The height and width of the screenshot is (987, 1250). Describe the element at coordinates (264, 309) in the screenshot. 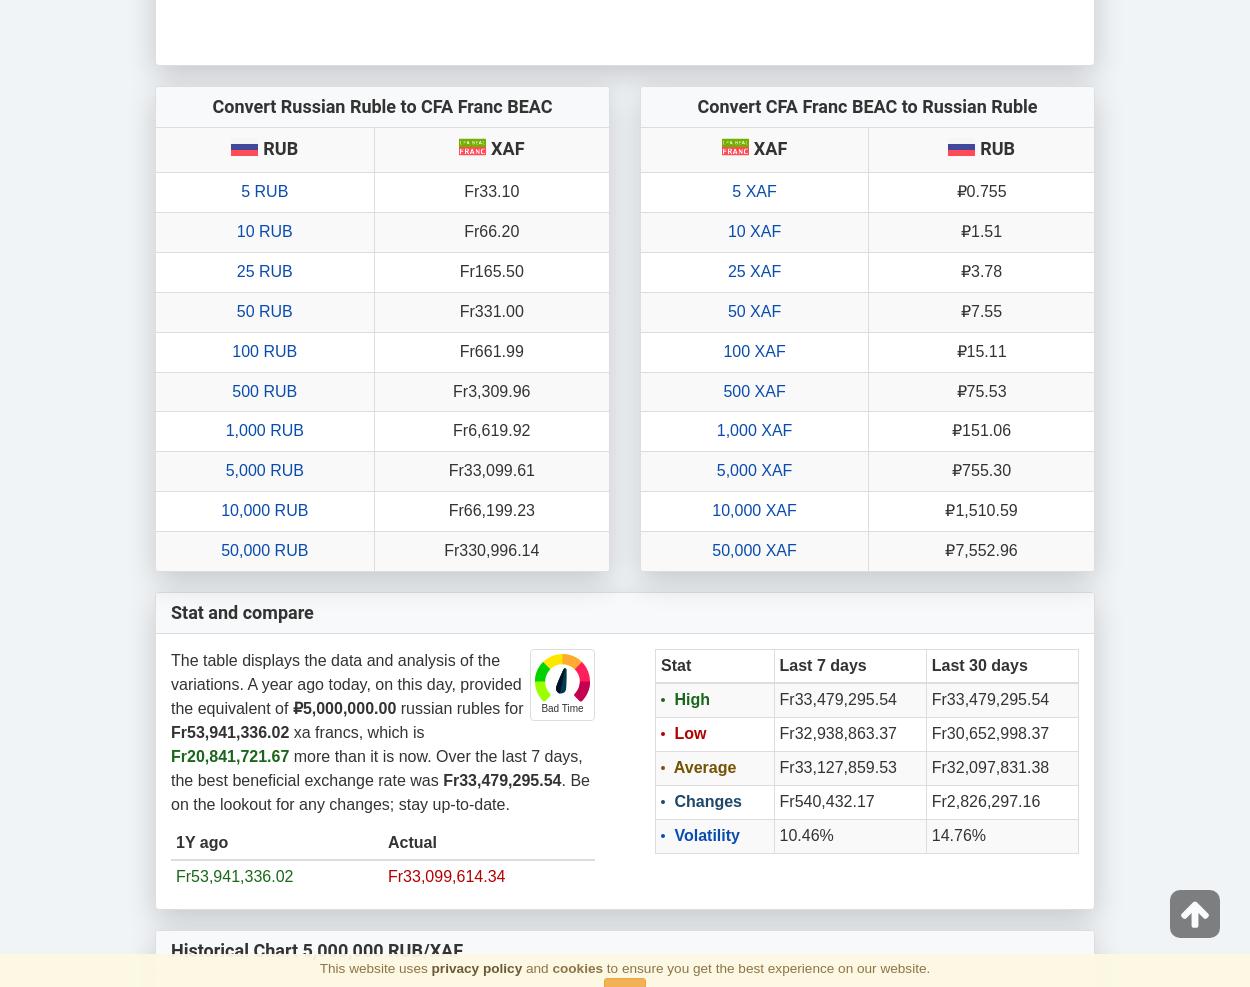

I see `'50 RUB'` at that location.